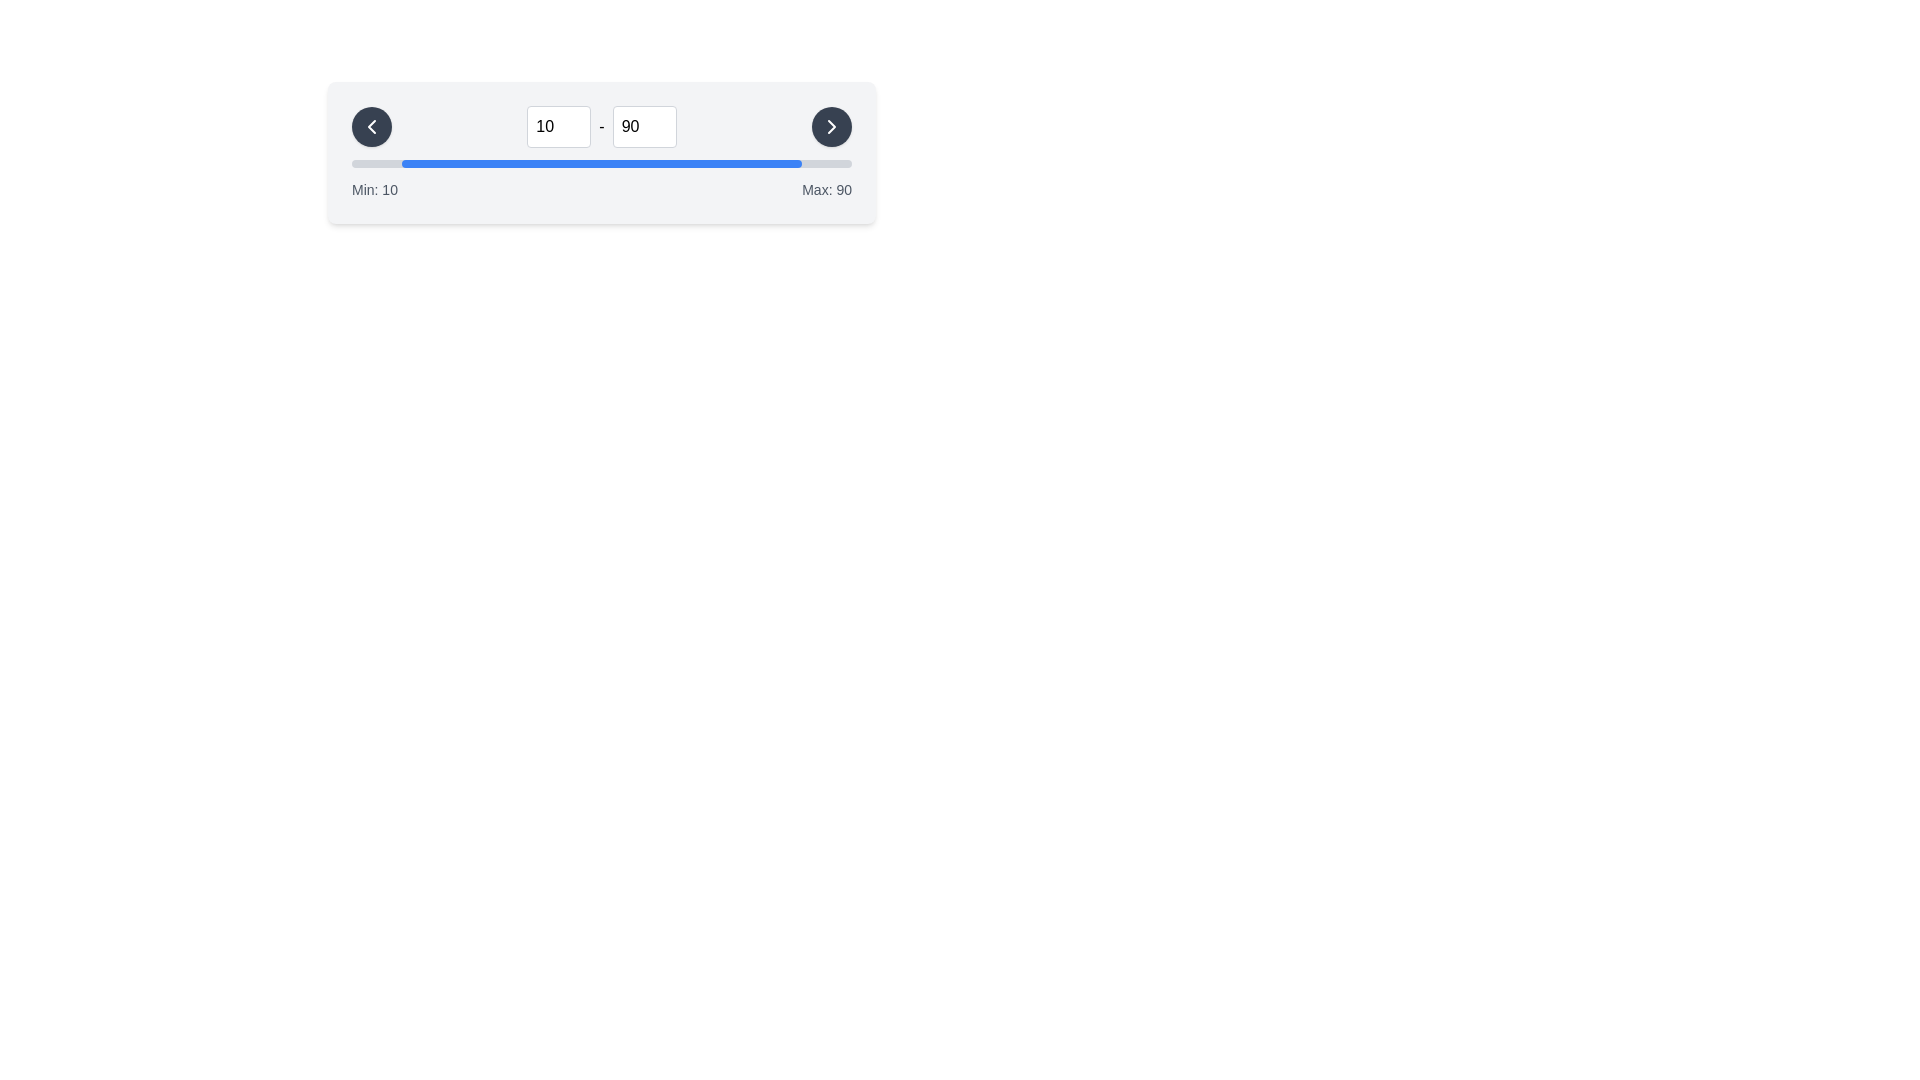 The width and height of the screenshot is (1920, 1080). I want to click on the left-pointing chevron arrow icon button with a dark gray background, which is part of the navigation group next to the number input field, so click(372, 127).